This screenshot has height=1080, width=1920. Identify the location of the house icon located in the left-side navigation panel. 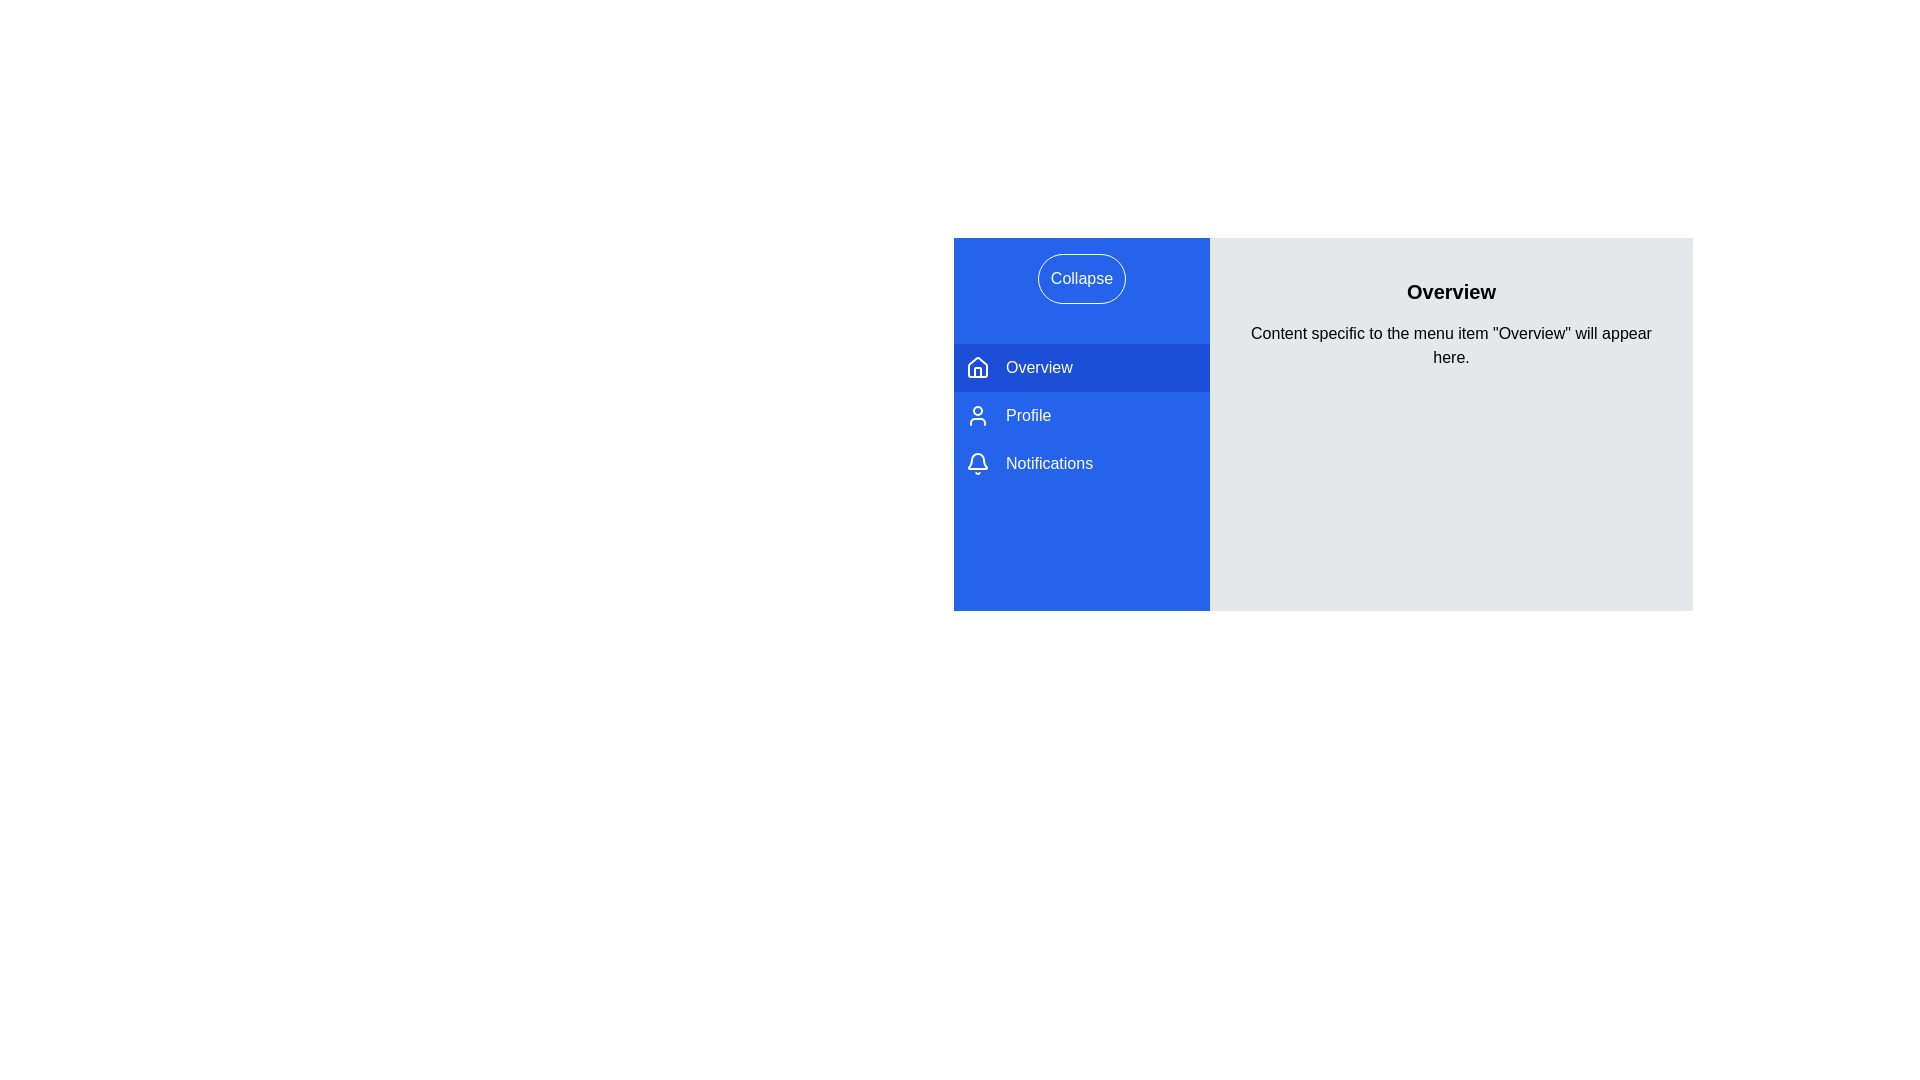
(978, 367).